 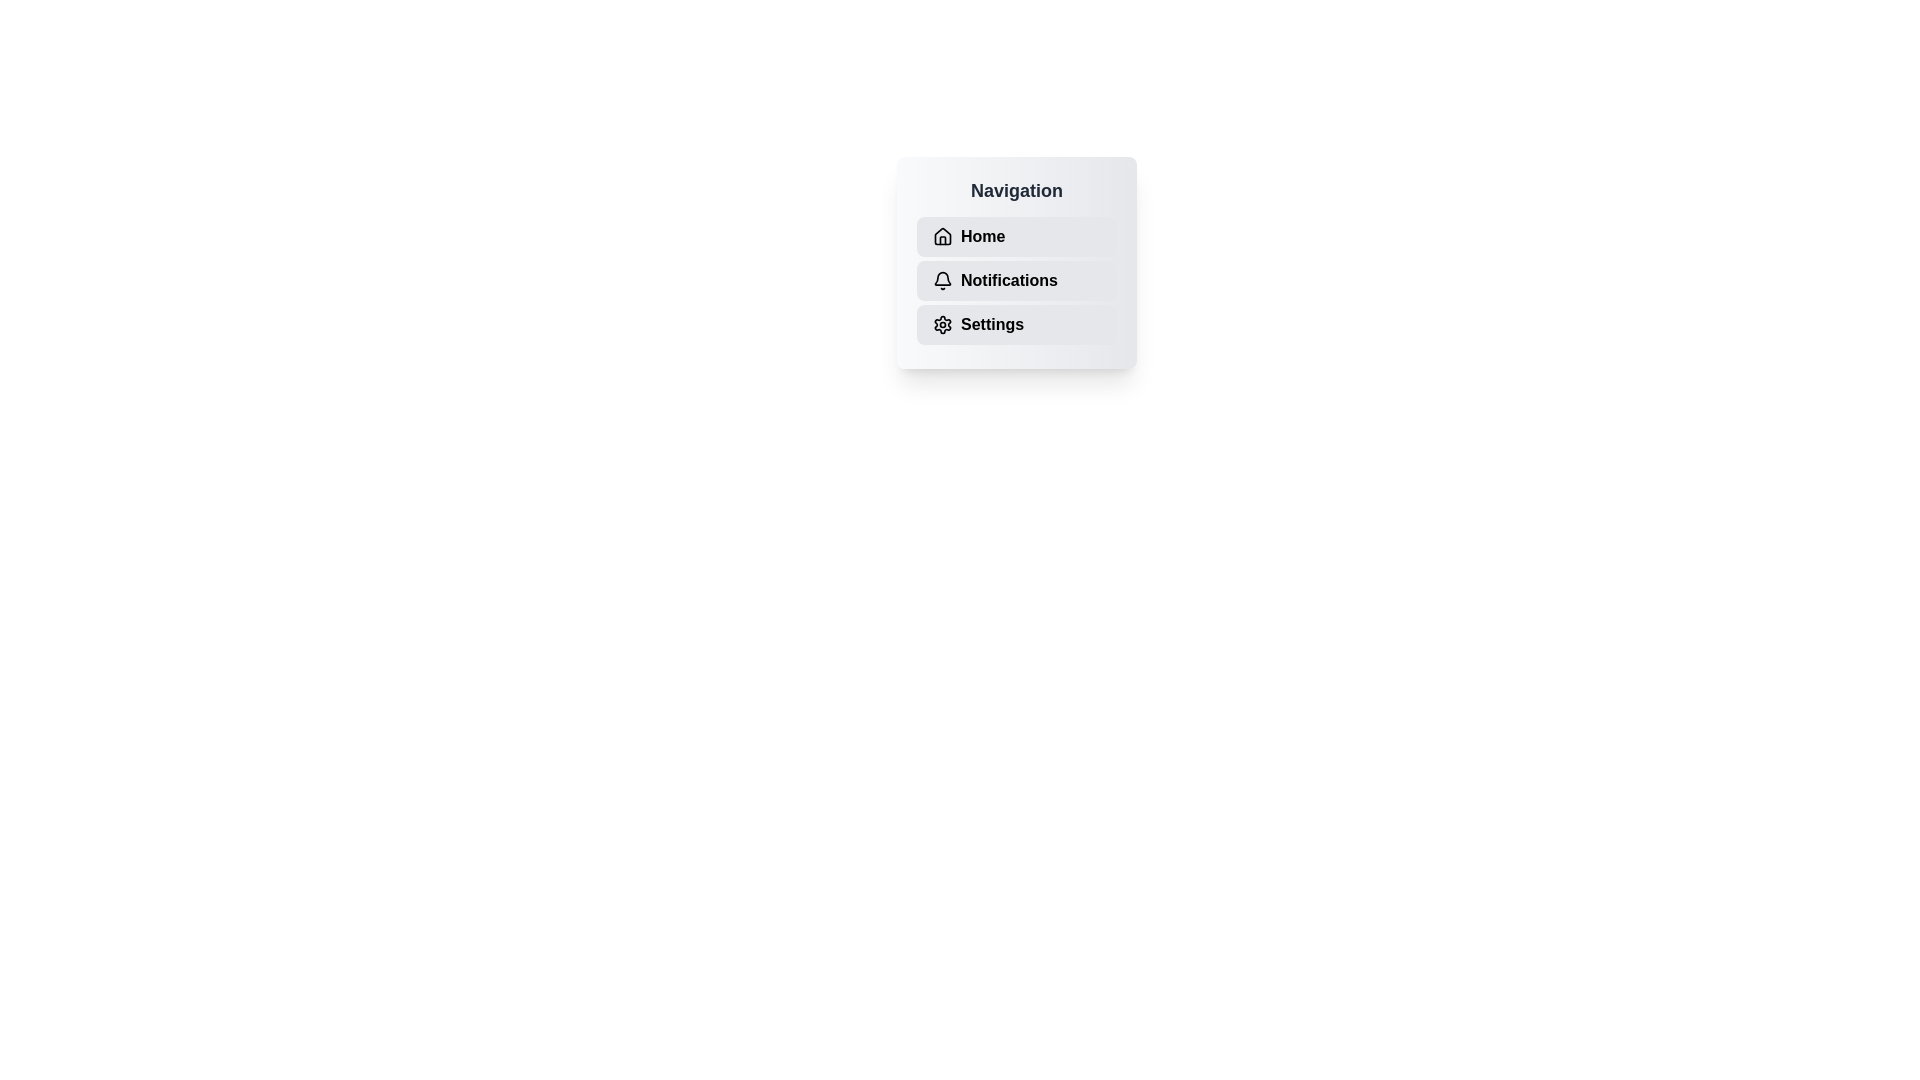 I want to click on the navigation item labeled Notifications to activate it, so click(x=1017, y=281).